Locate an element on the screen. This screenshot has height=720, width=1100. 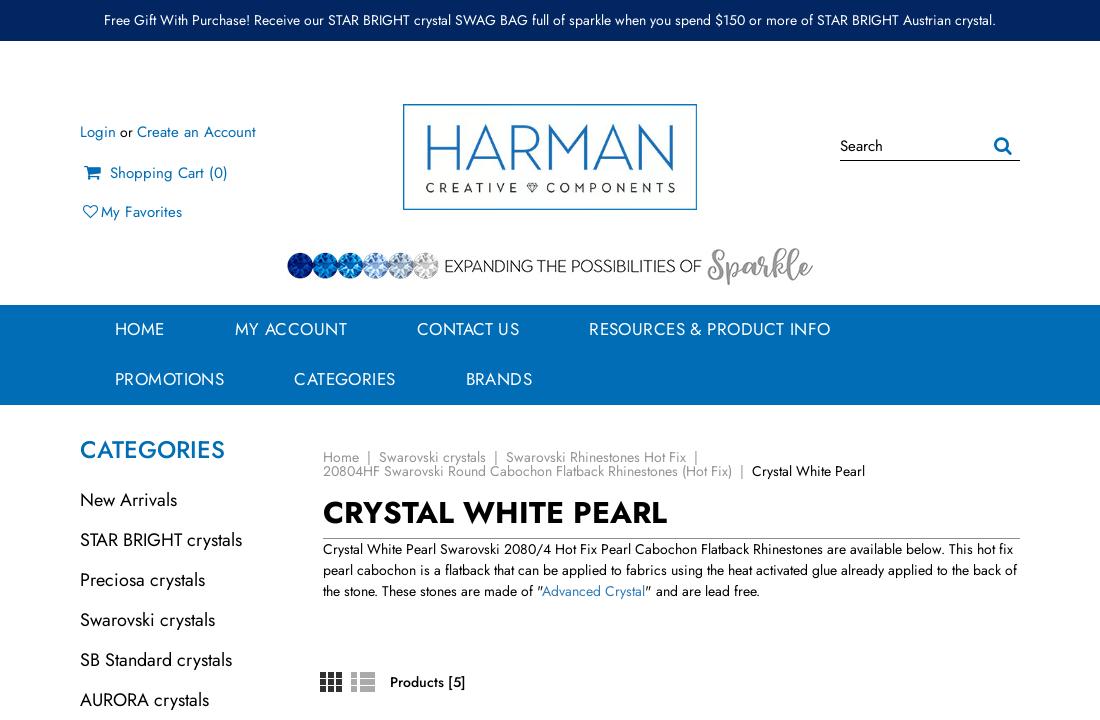
'STAR BRIGHT crystals' is located at coordinates (79, 540).